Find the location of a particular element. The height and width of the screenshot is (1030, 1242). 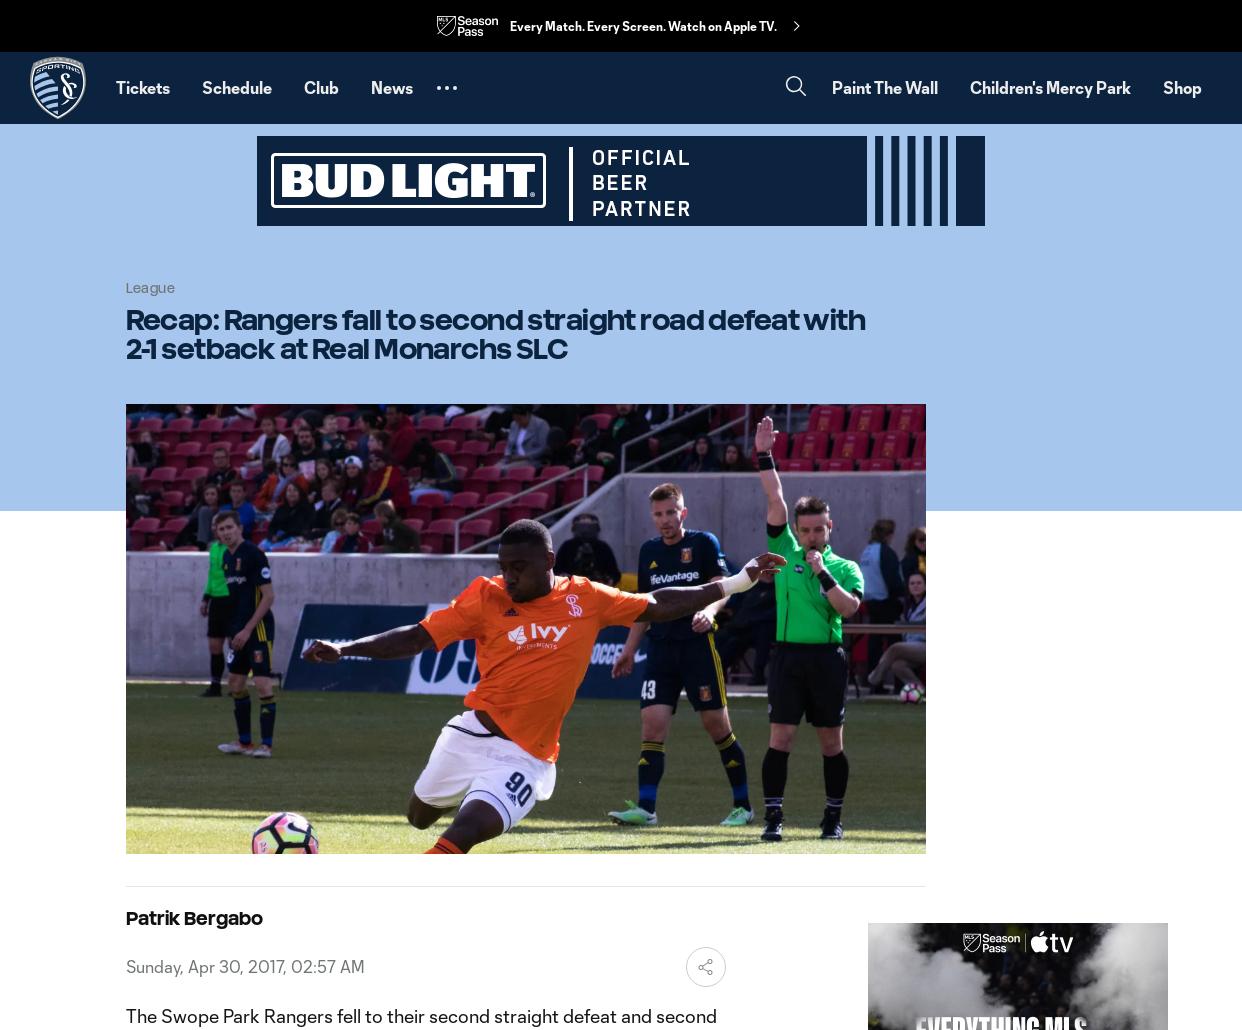

'Shop' is located at coordinates (1182, 86).